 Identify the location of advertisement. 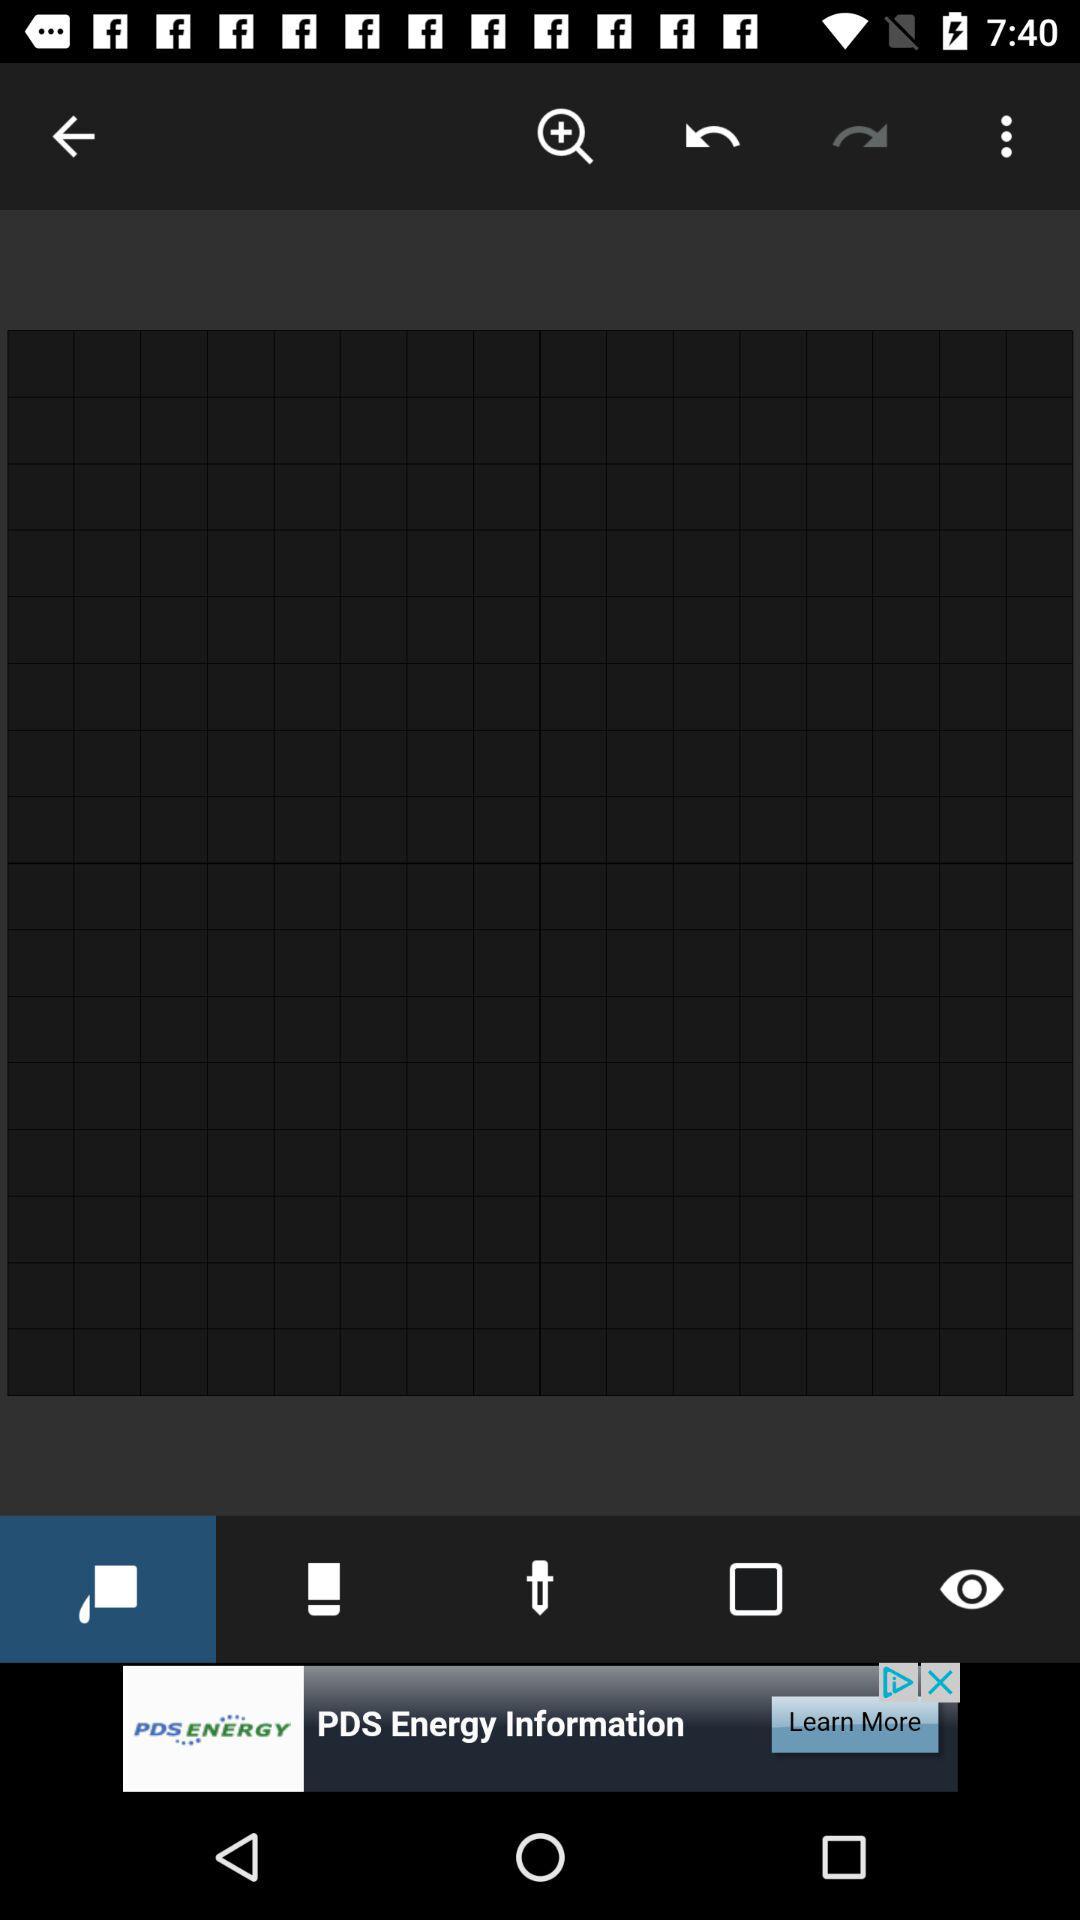
(540, 1727).